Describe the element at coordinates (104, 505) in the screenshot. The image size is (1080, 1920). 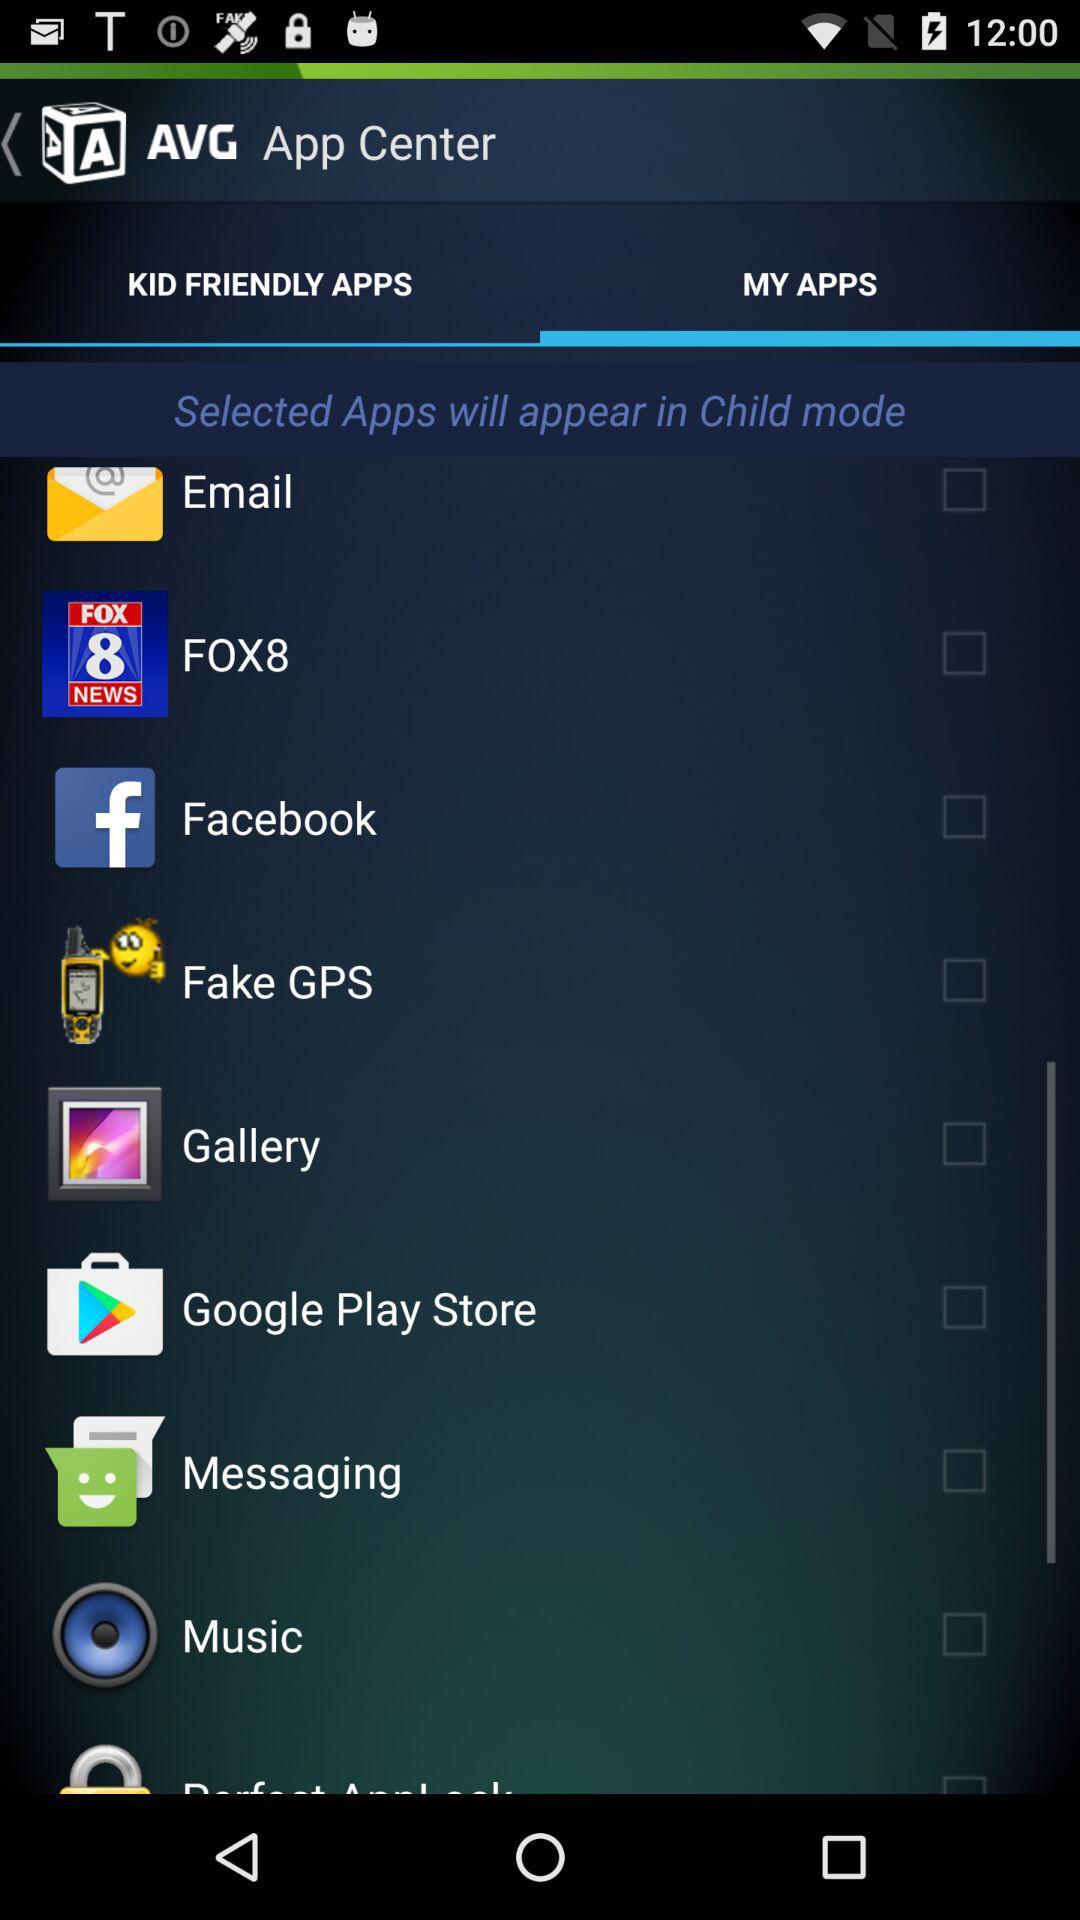
I see `email` at that location.